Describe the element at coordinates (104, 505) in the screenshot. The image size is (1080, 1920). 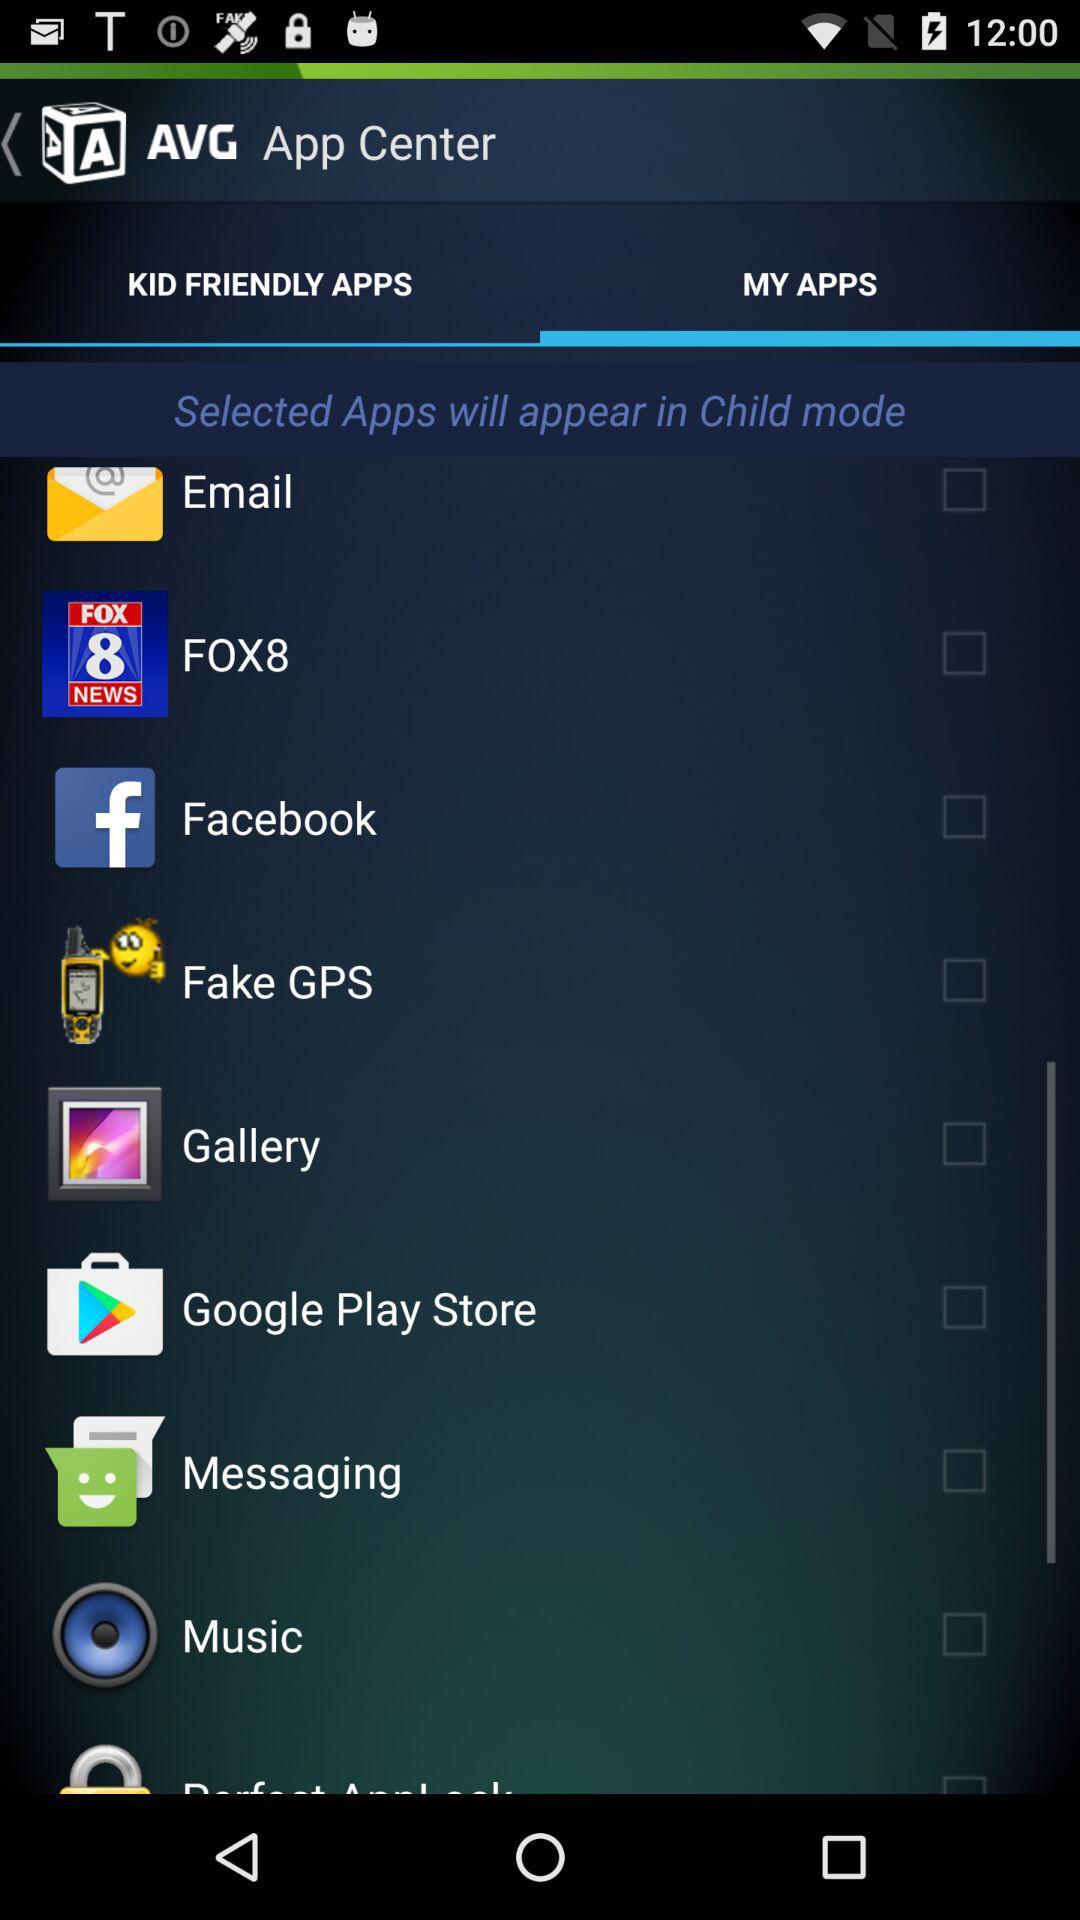
I see `email` at that location.